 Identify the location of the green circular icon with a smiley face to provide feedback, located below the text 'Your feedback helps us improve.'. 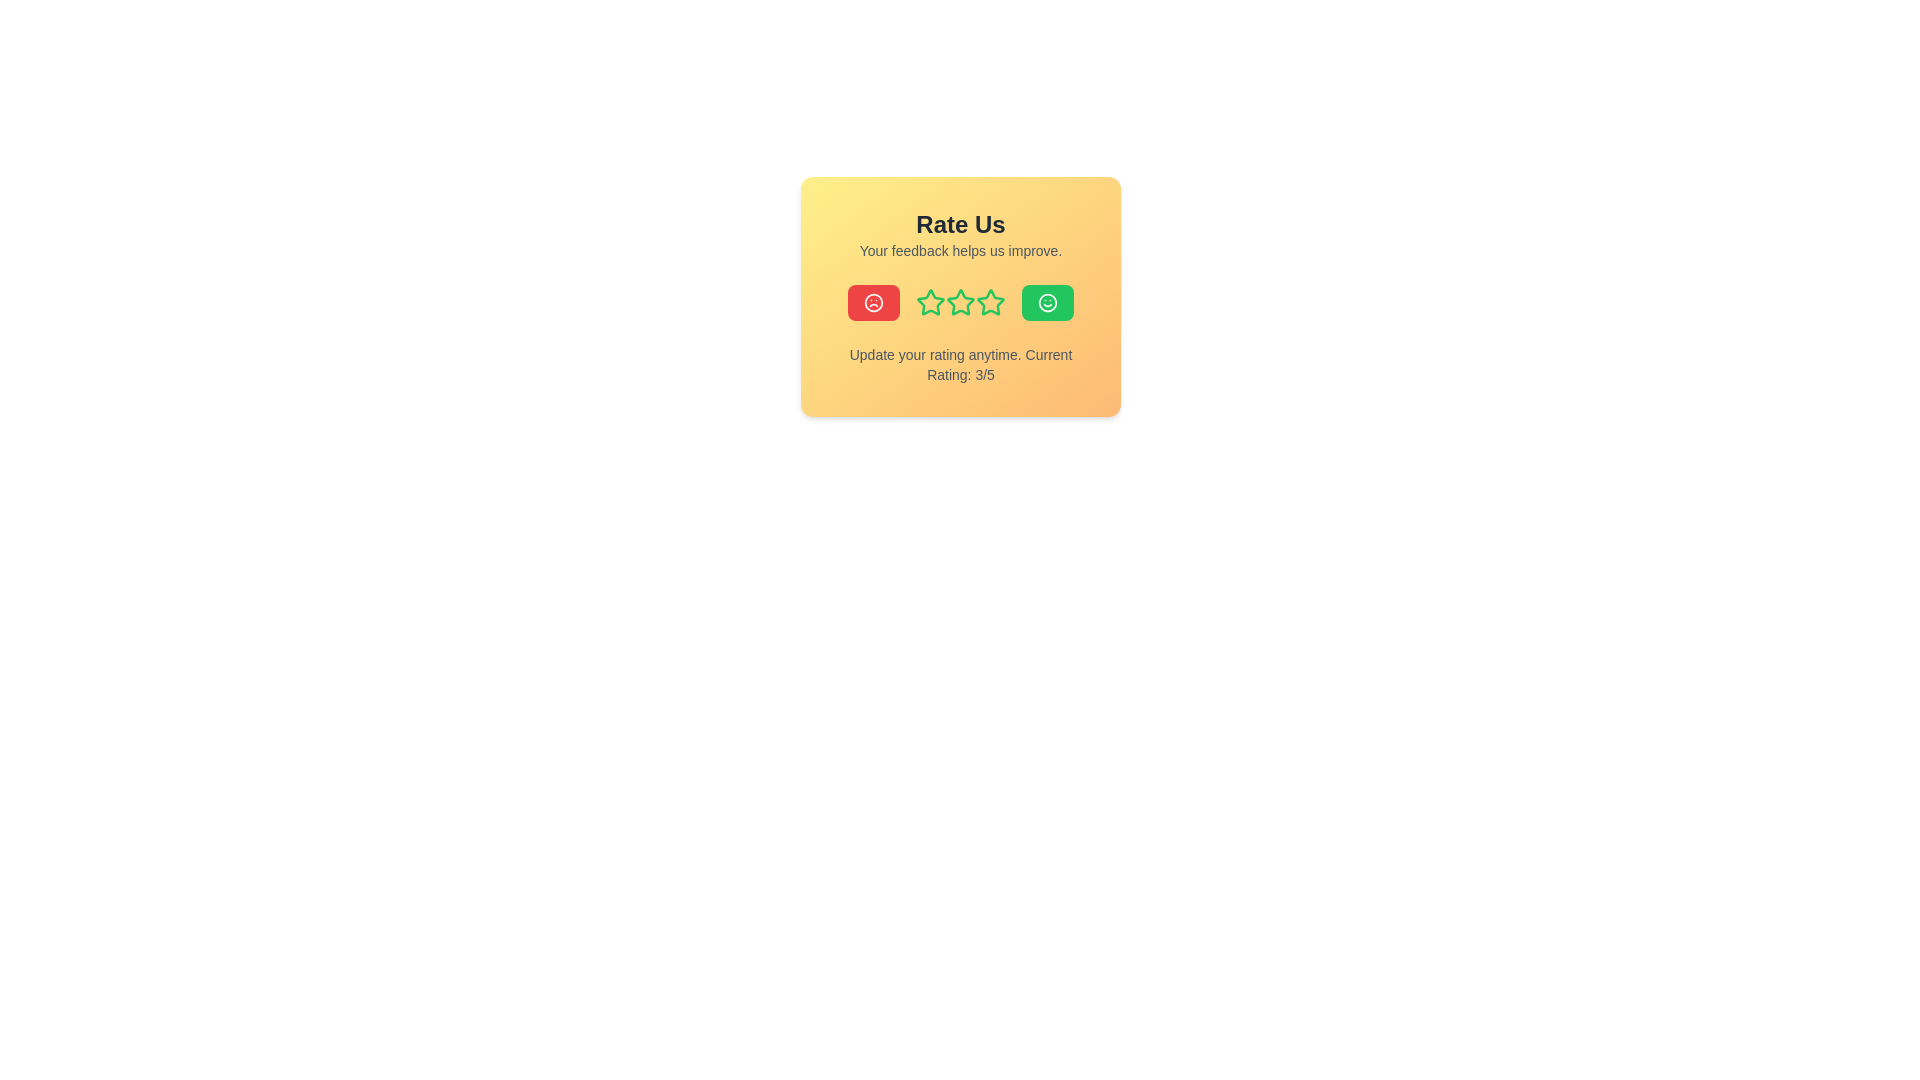
(1046, 303).